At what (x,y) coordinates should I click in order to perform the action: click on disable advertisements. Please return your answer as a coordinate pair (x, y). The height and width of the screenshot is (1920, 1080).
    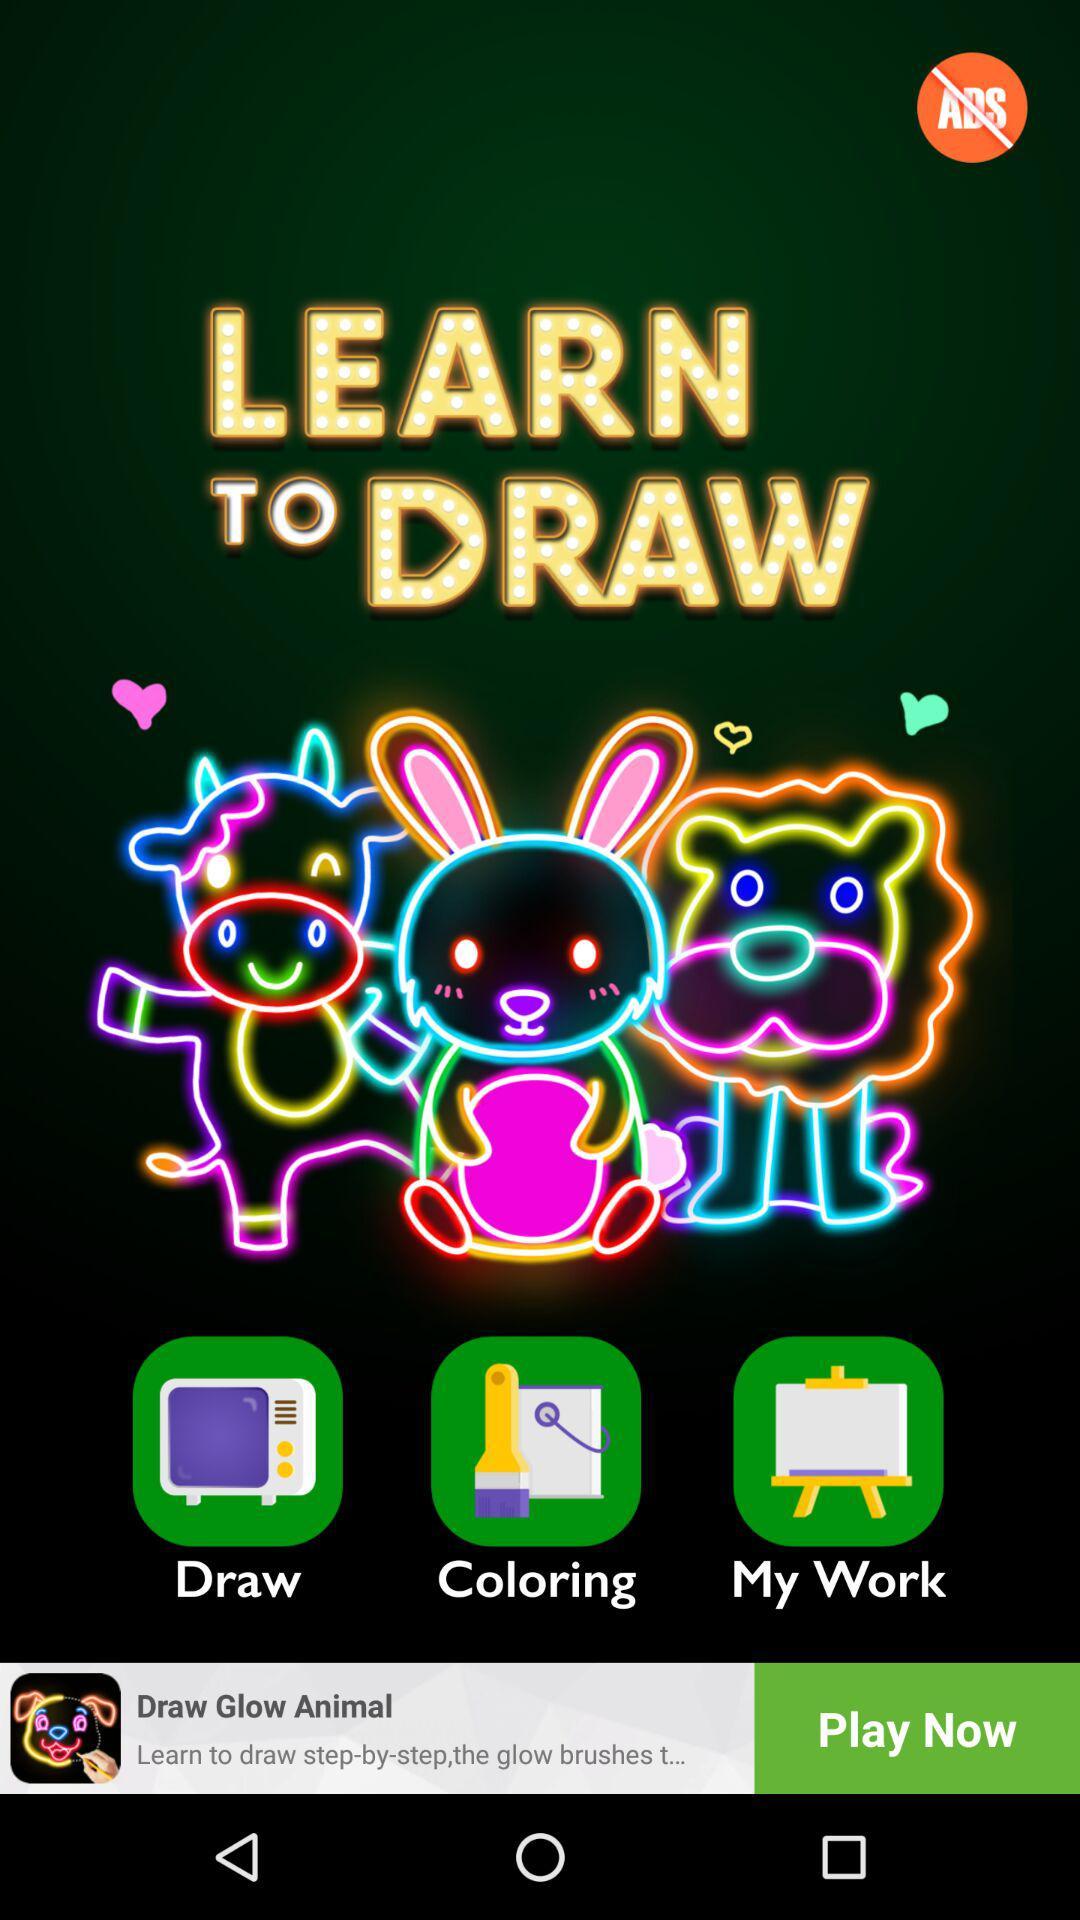
    Looking at the image, I should click on (971, 106).